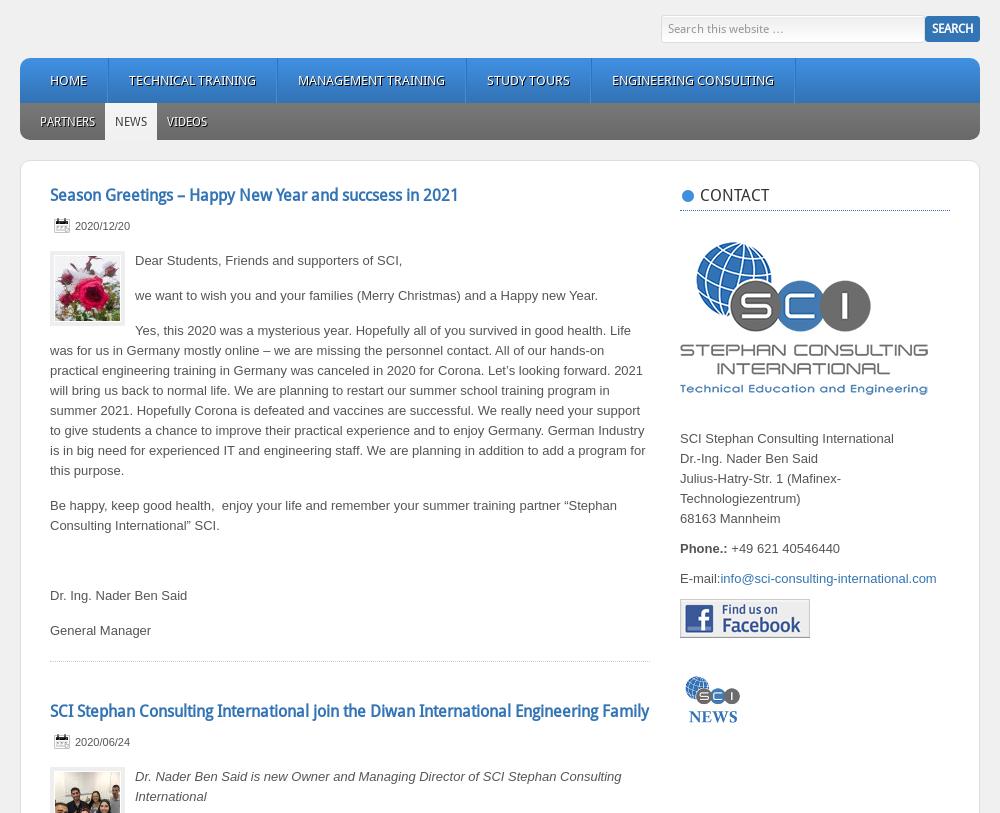 Image resolution: width=1000 pixels, height=813 pixels. I want to click on 'SCI Stephan Consulting International join the Diwan International Engineering Family', so click(348, 711).